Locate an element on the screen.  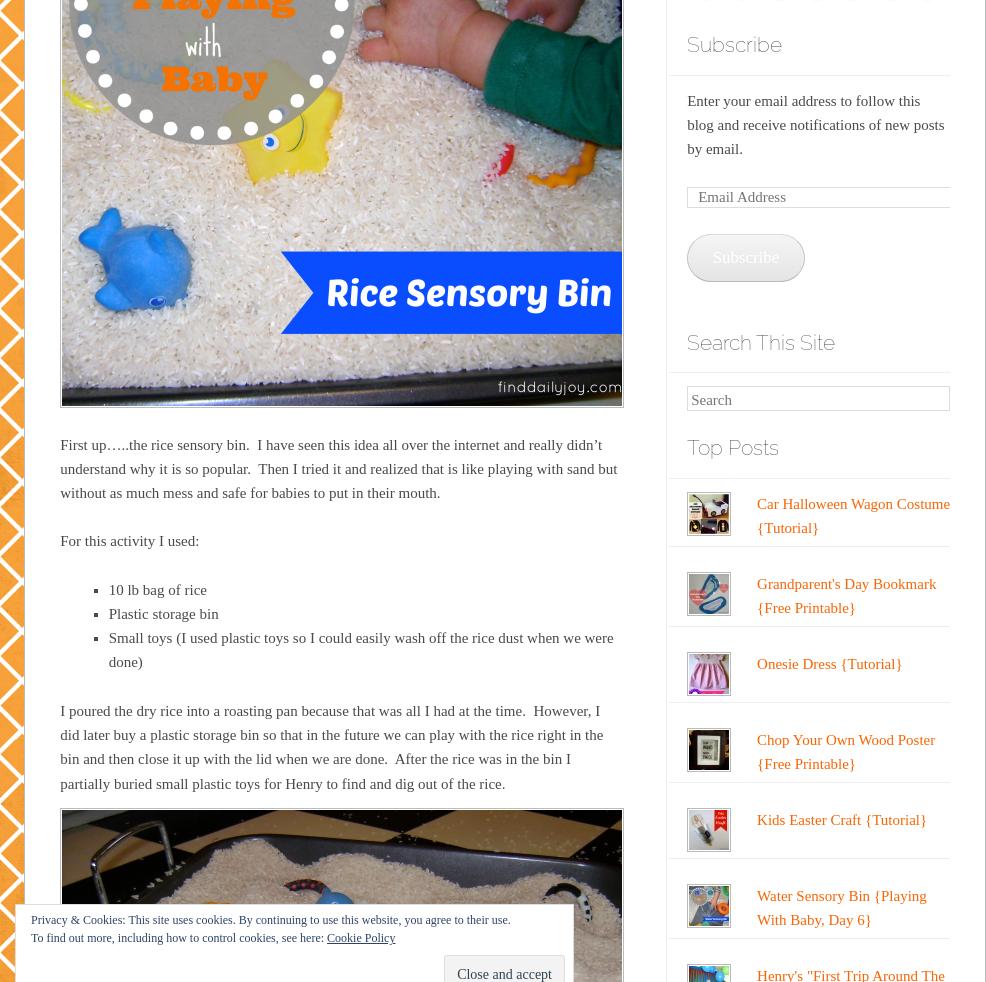
'Kids Easter Craft {Tutorial}' is located at coordinates (841, 818).